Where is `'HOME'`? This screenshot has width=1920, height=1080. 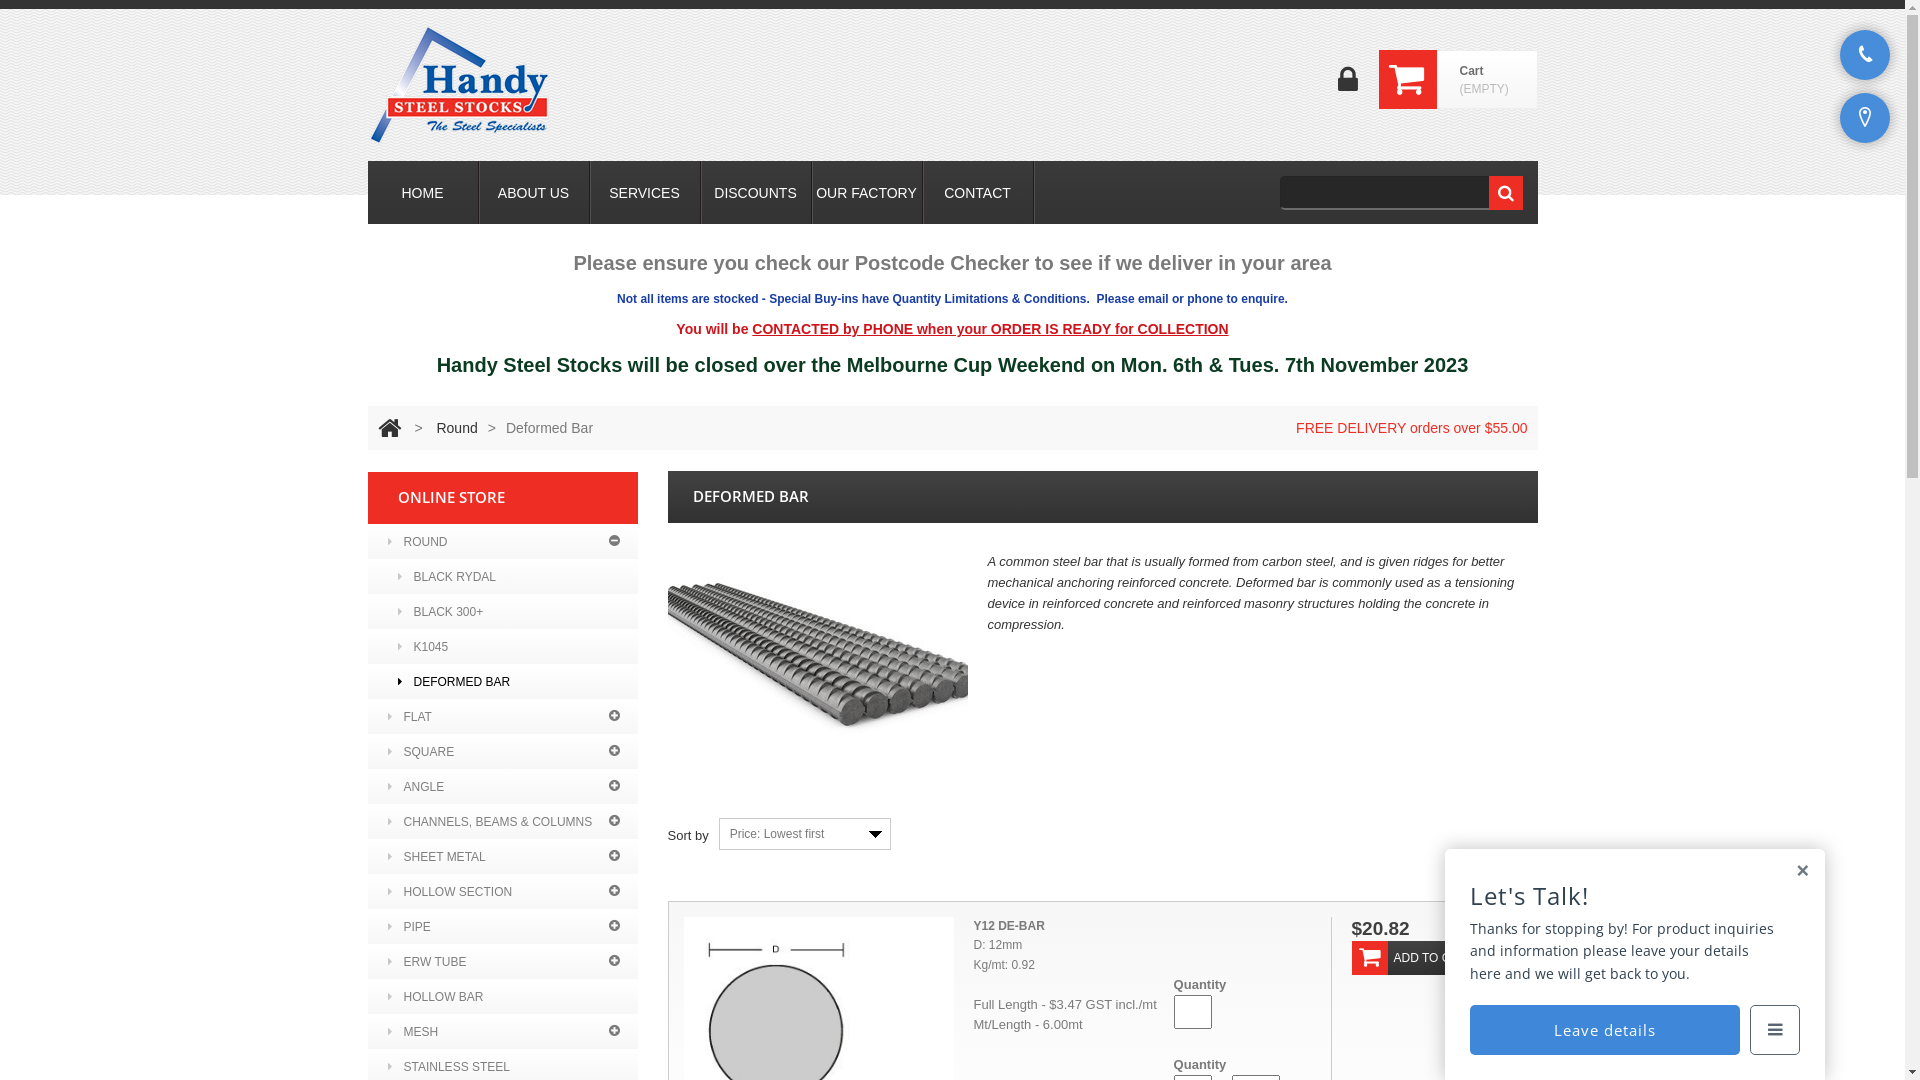
'HOME' is located at coordinates (368, 192).